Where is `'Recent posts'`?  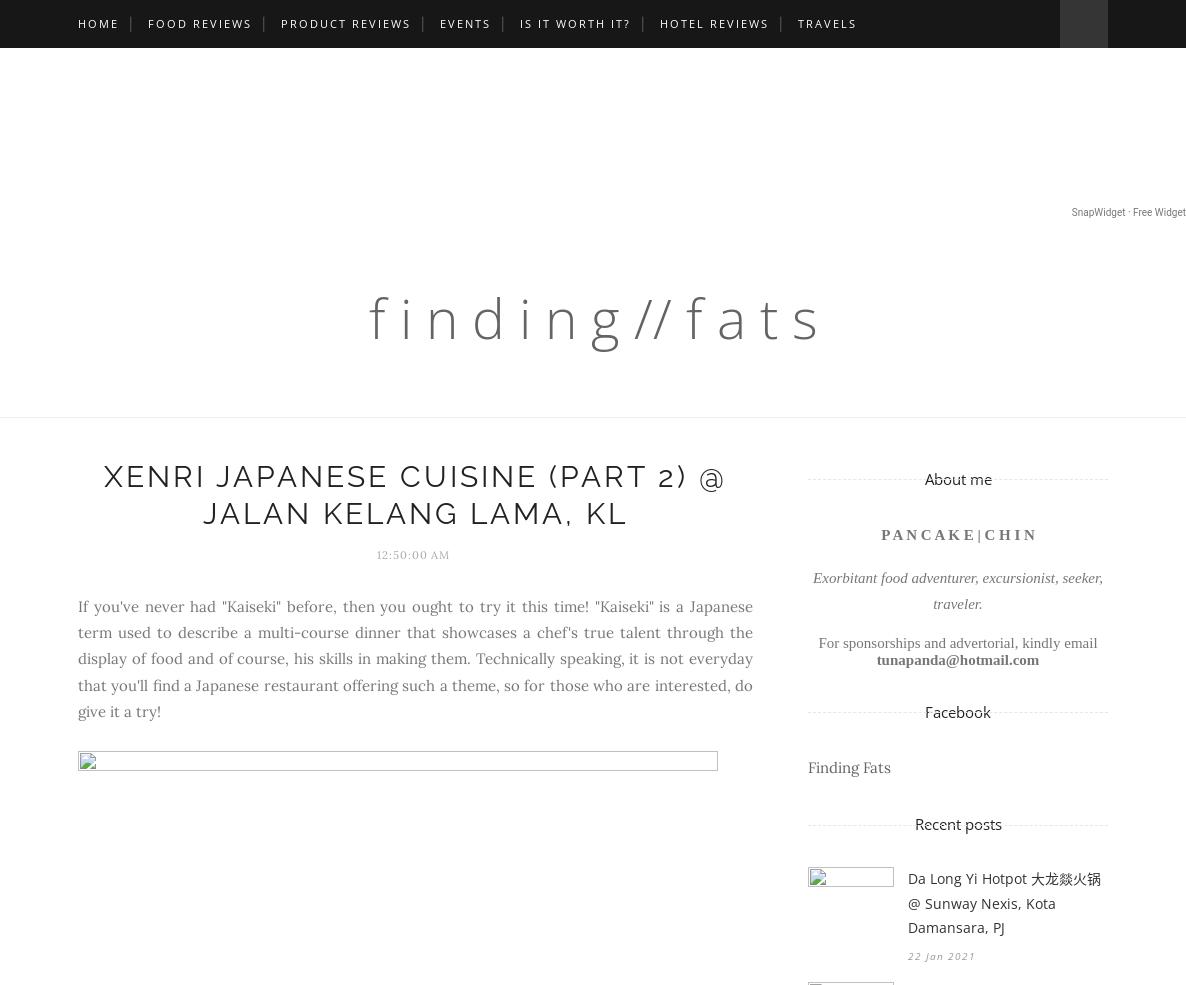 'Recent posts' is located at coordinates (956, 822).